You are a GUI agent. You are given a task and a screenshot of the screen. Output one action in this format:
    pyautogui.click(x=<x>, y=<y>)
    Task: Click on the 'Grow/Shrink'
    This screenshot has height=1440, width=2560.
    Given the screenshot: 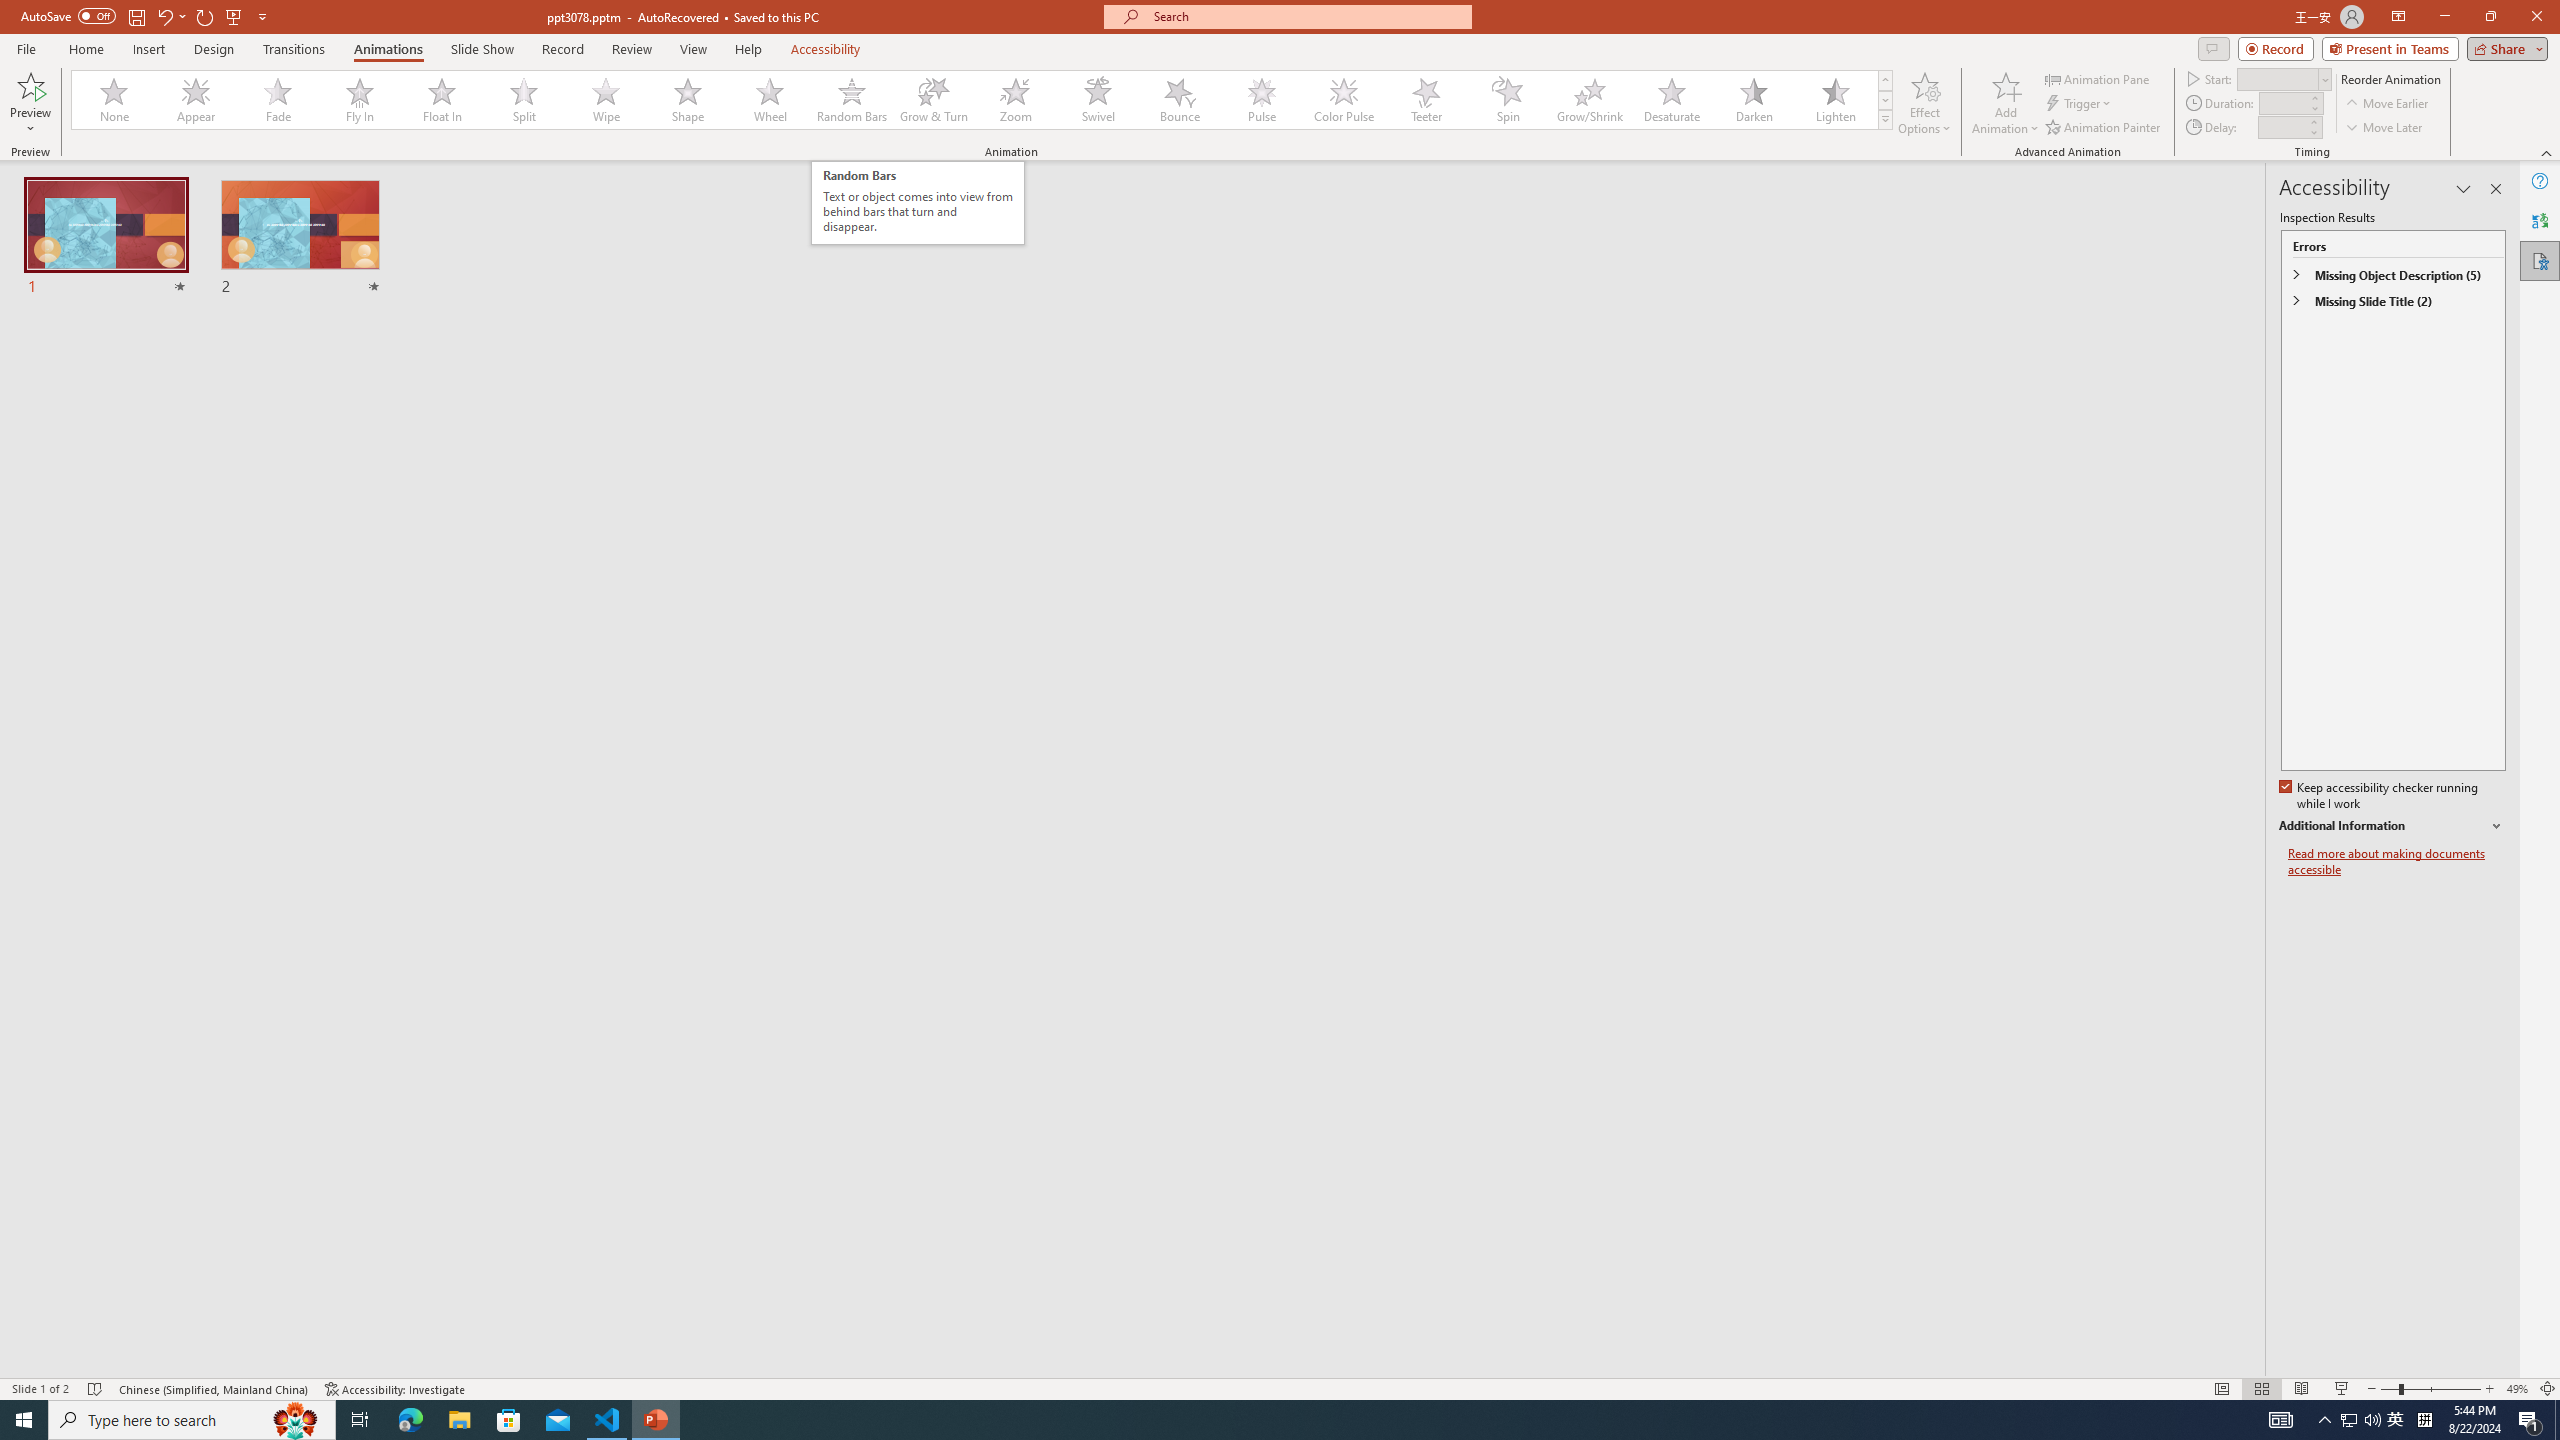 What is the action you would take?
    pyautogui.click(x=1589, y=99)
    